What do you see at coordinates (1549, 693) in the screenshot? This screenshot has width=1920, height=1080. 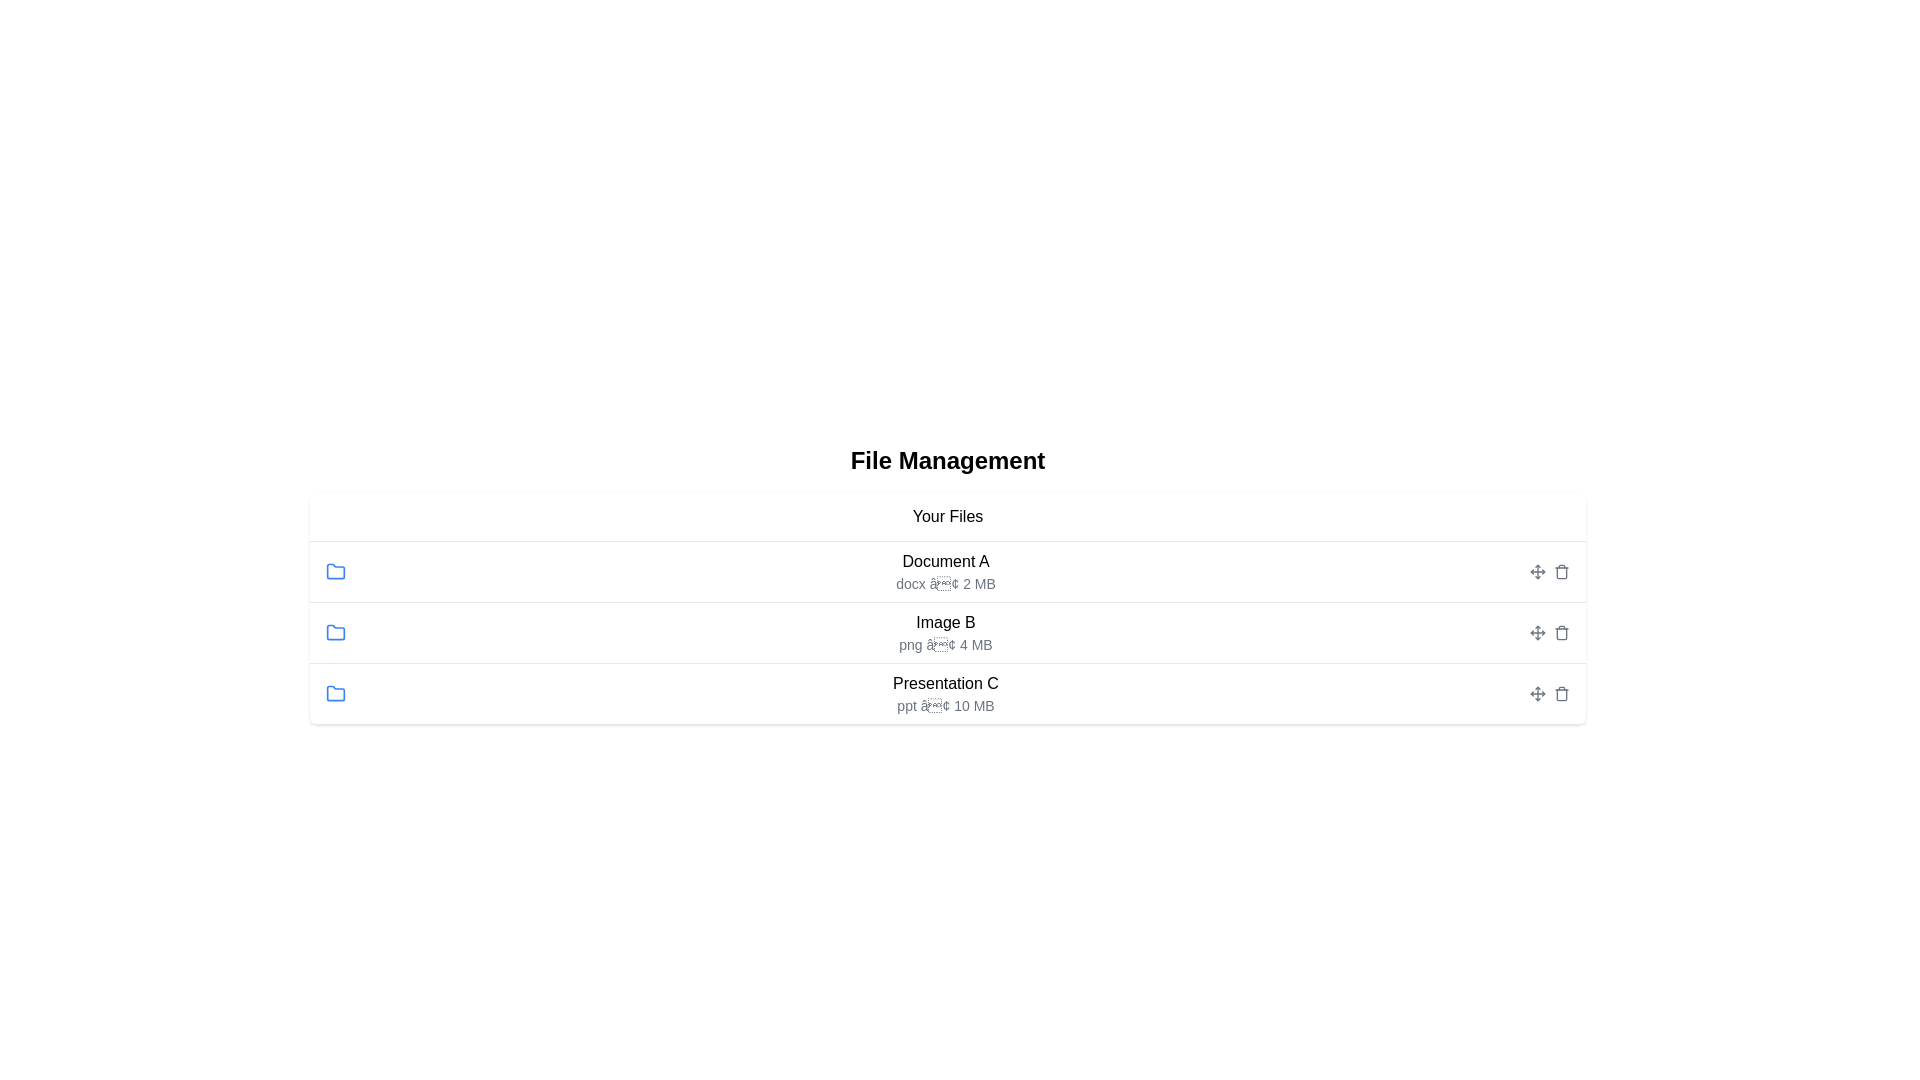 I see `the right icon of the icon group, which is styled with a red hover color, located at the right side of 'Presentation Cppt • 10 MB'` at bounding box center [1549, 693].